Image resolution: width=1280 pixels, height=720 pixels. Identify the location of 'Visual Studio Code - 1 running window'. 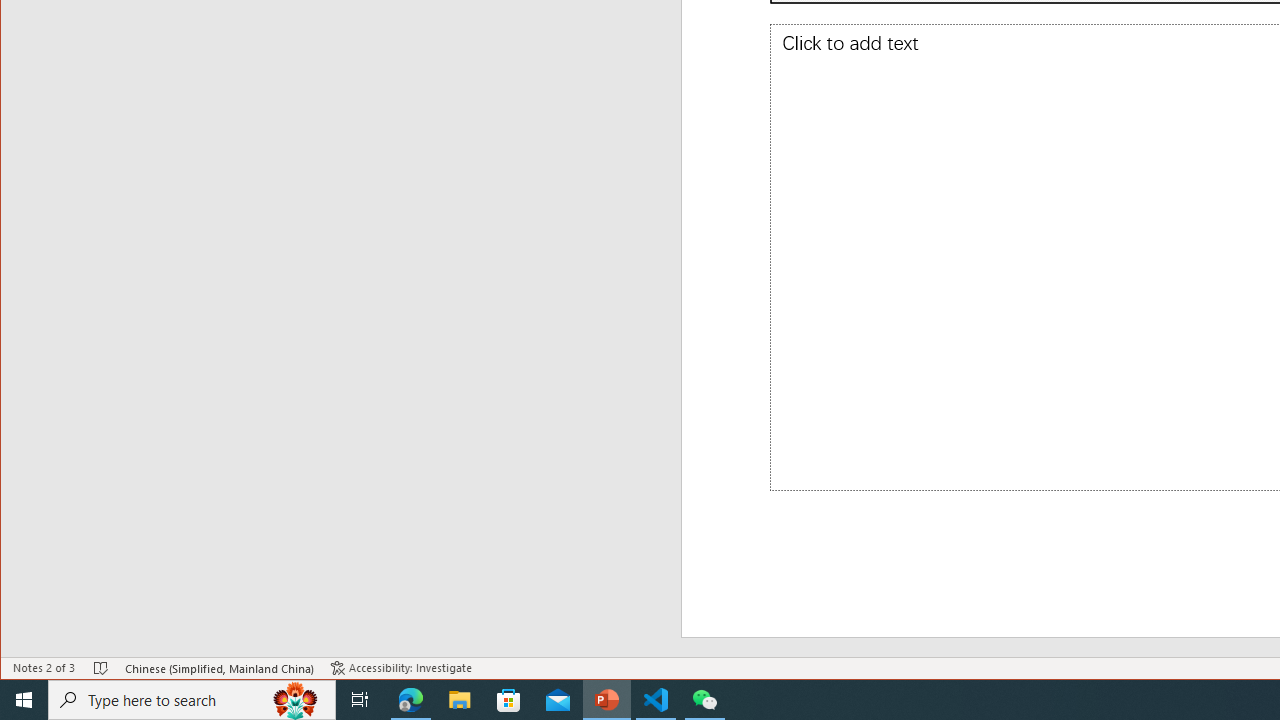
(656, 698).